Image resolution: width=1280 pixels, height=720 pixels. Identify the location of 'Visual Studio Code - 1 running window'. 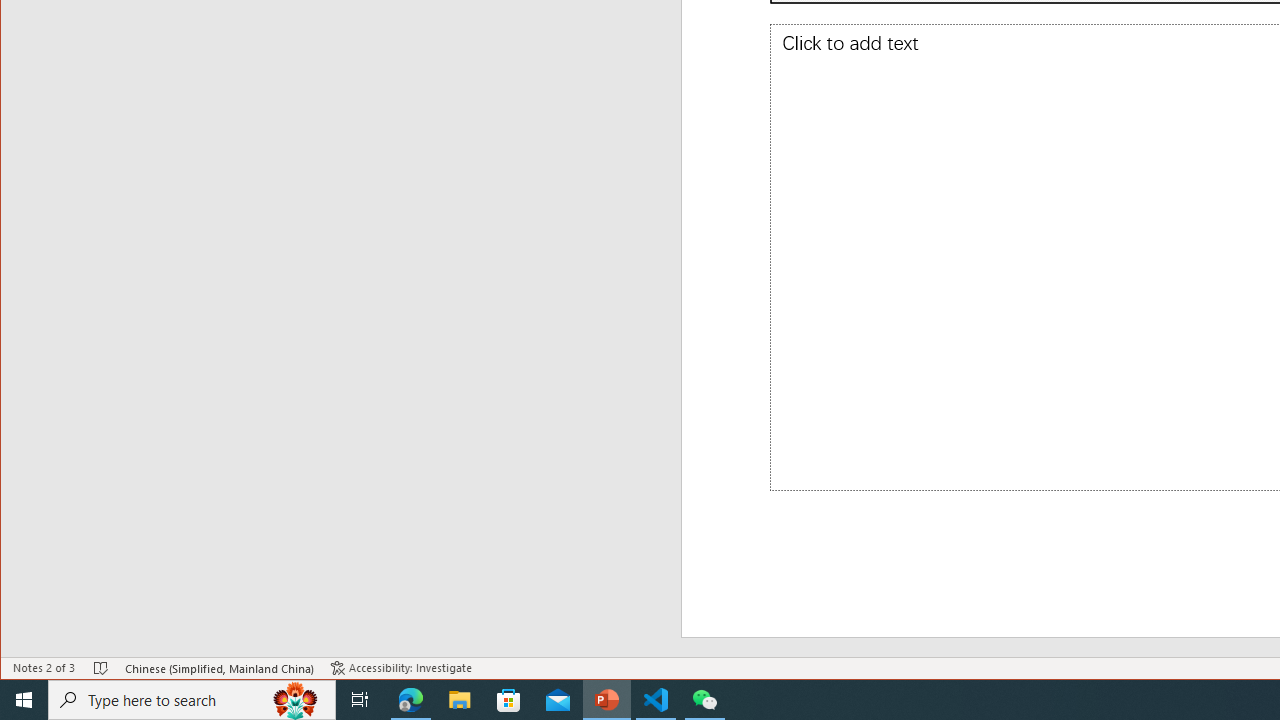
(656, 698).